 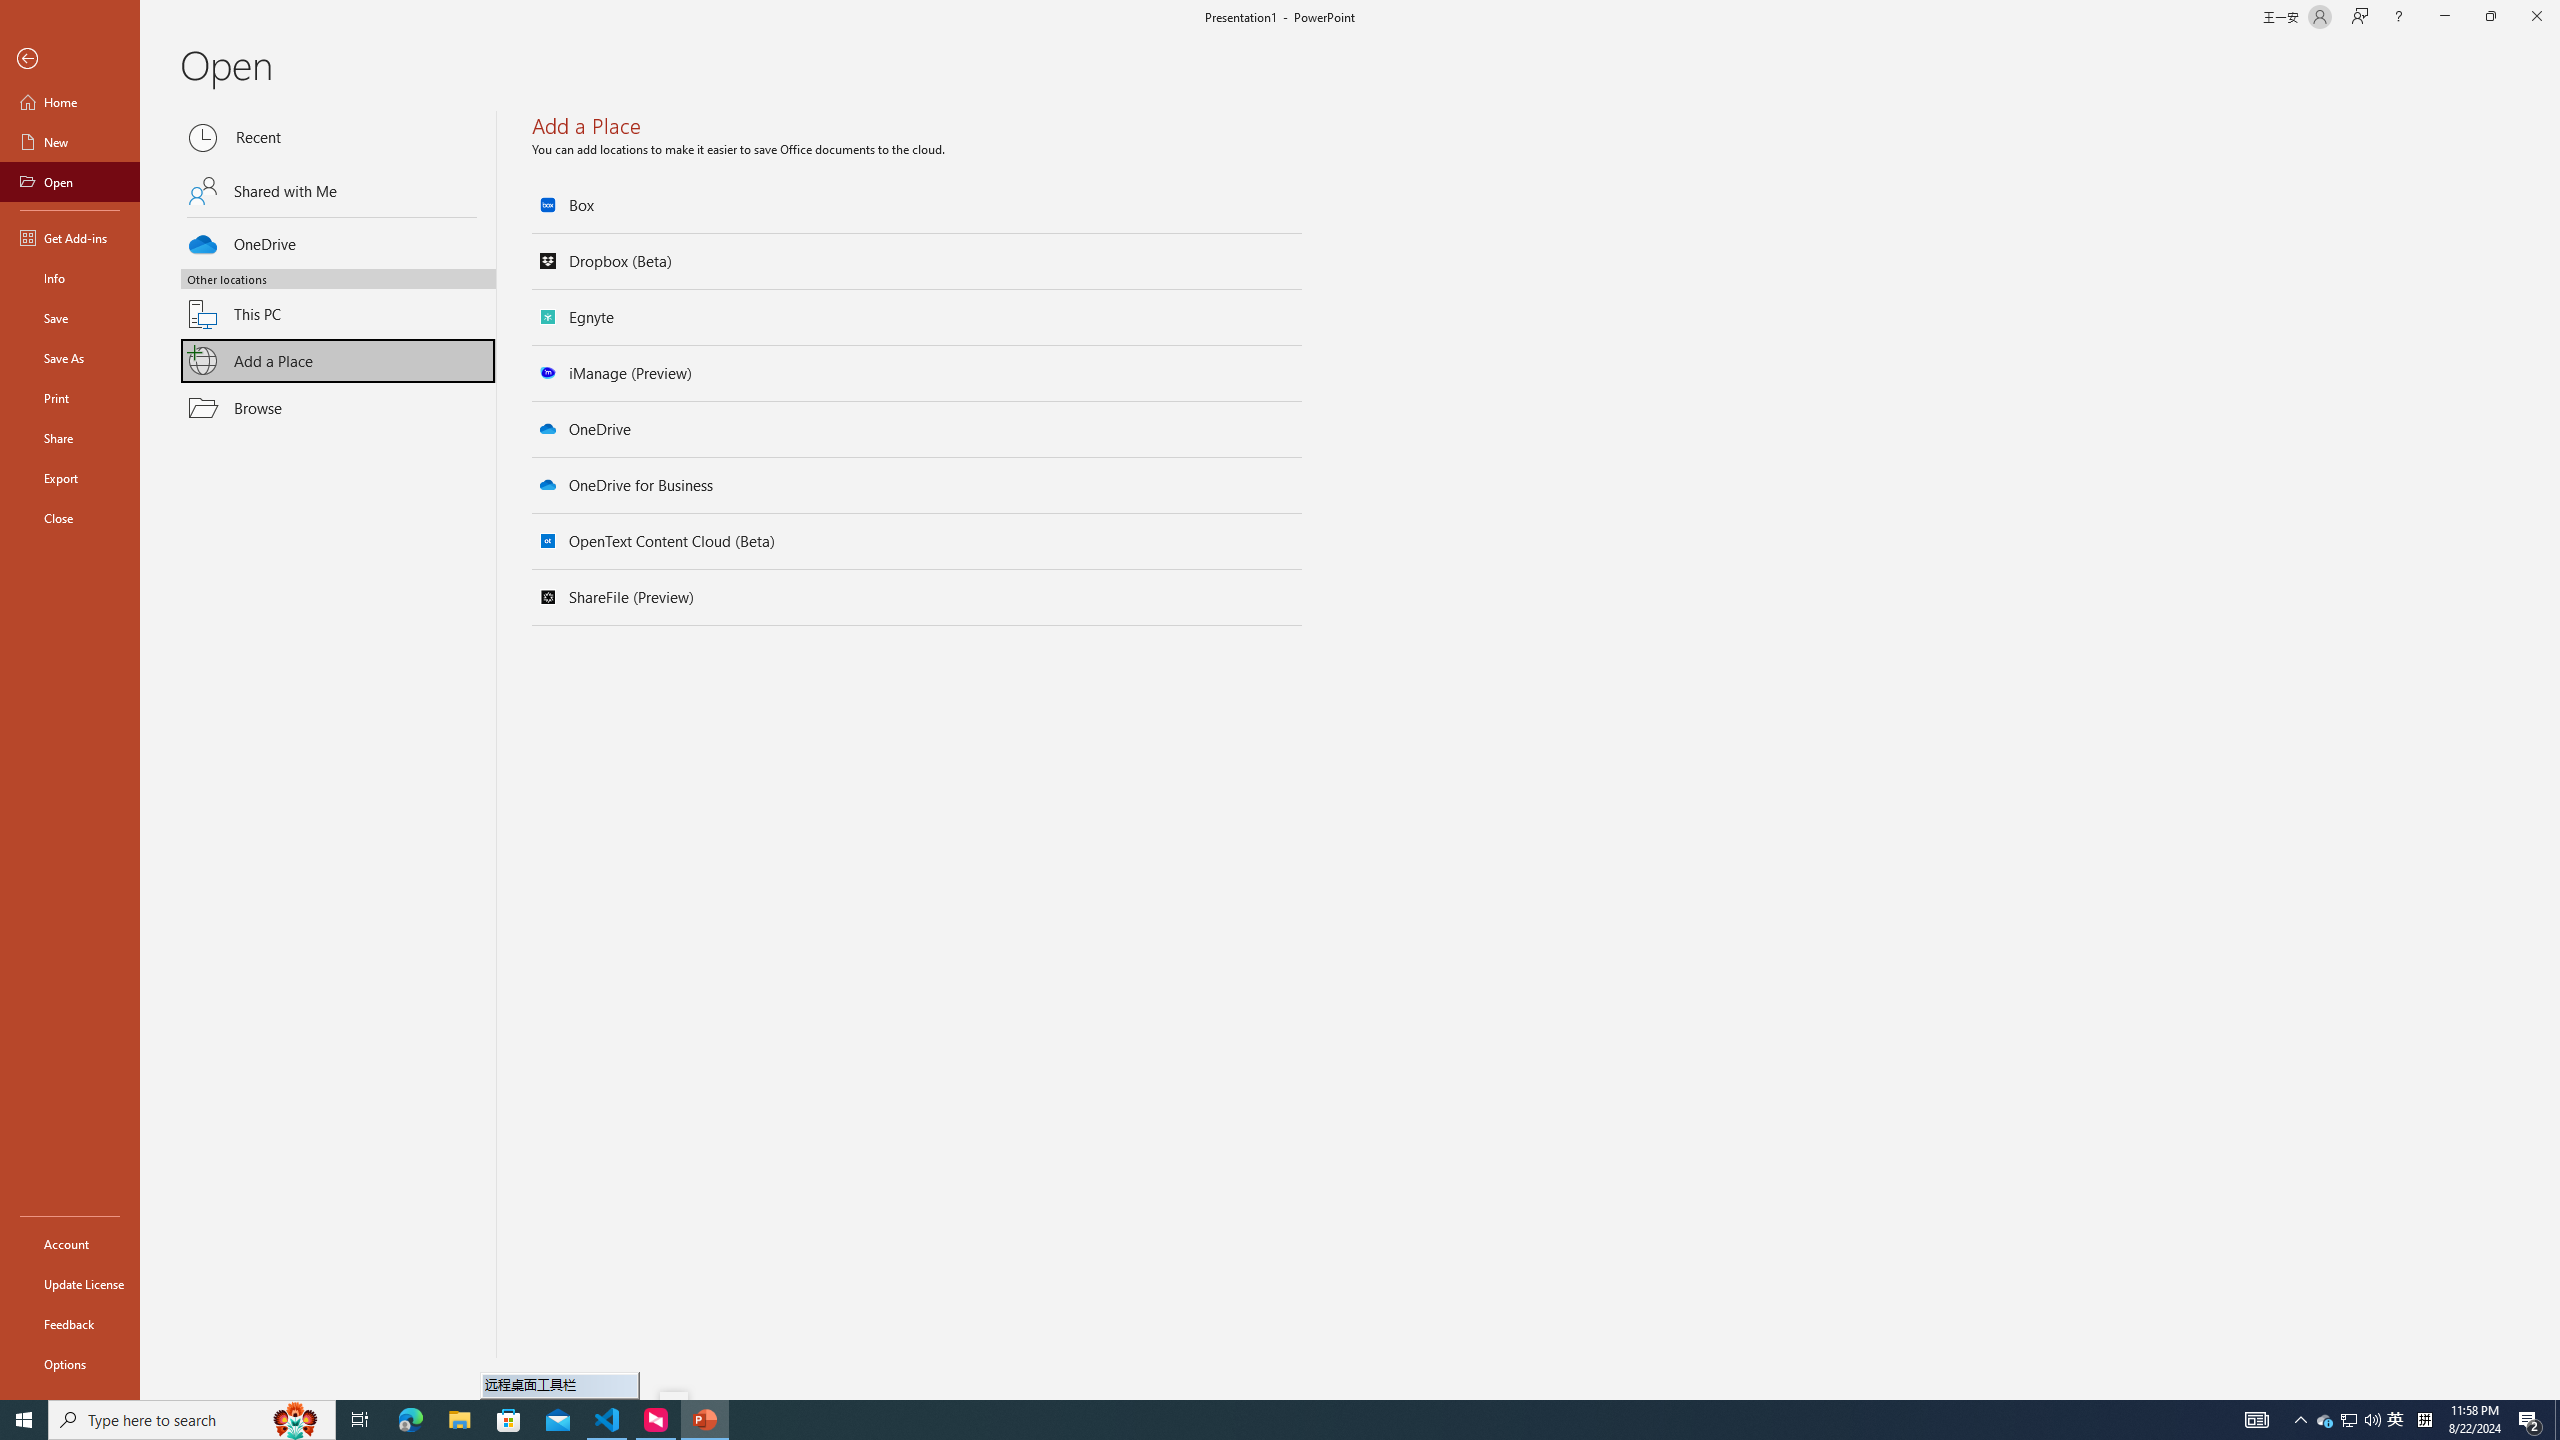 I want to click on 'New', so click(x=69, y=141).